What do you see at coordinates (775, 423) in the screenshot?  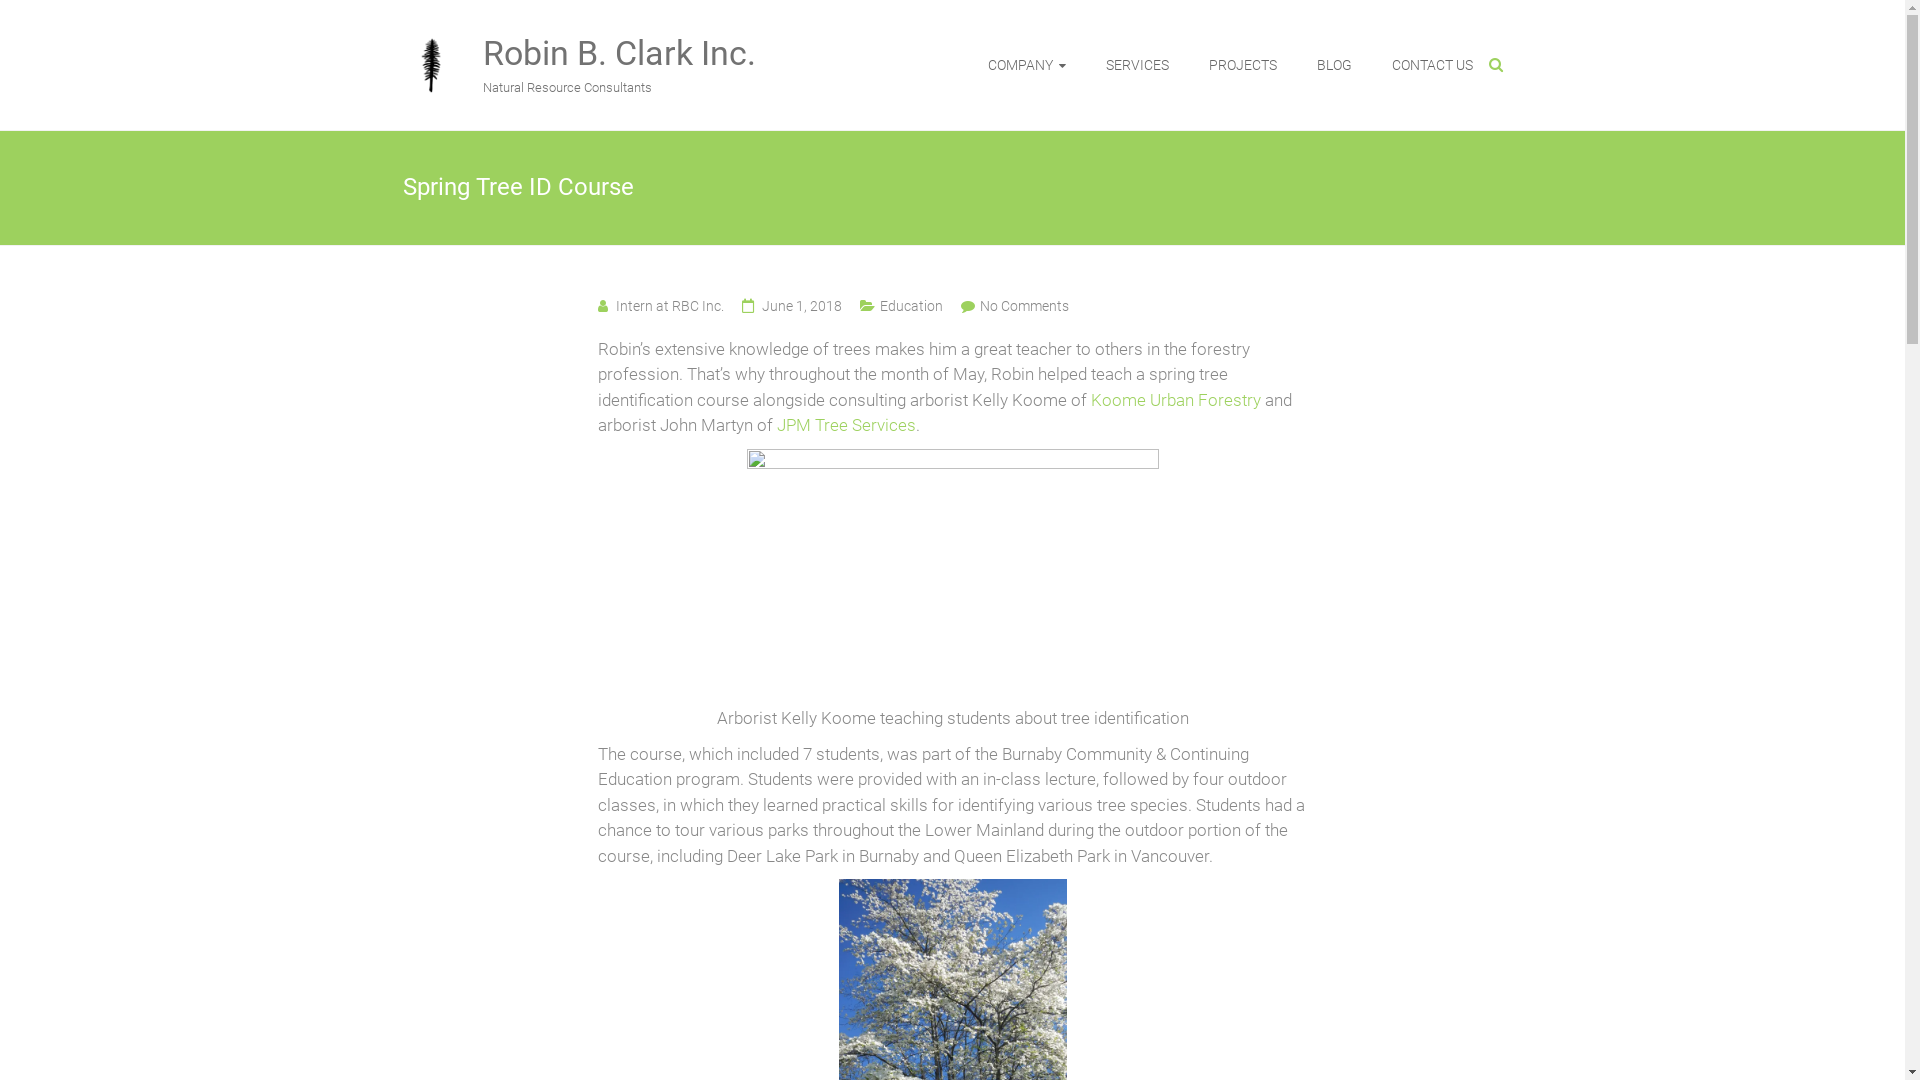 I see `'JPM Tree Services'` at bounding box center [775, 423].